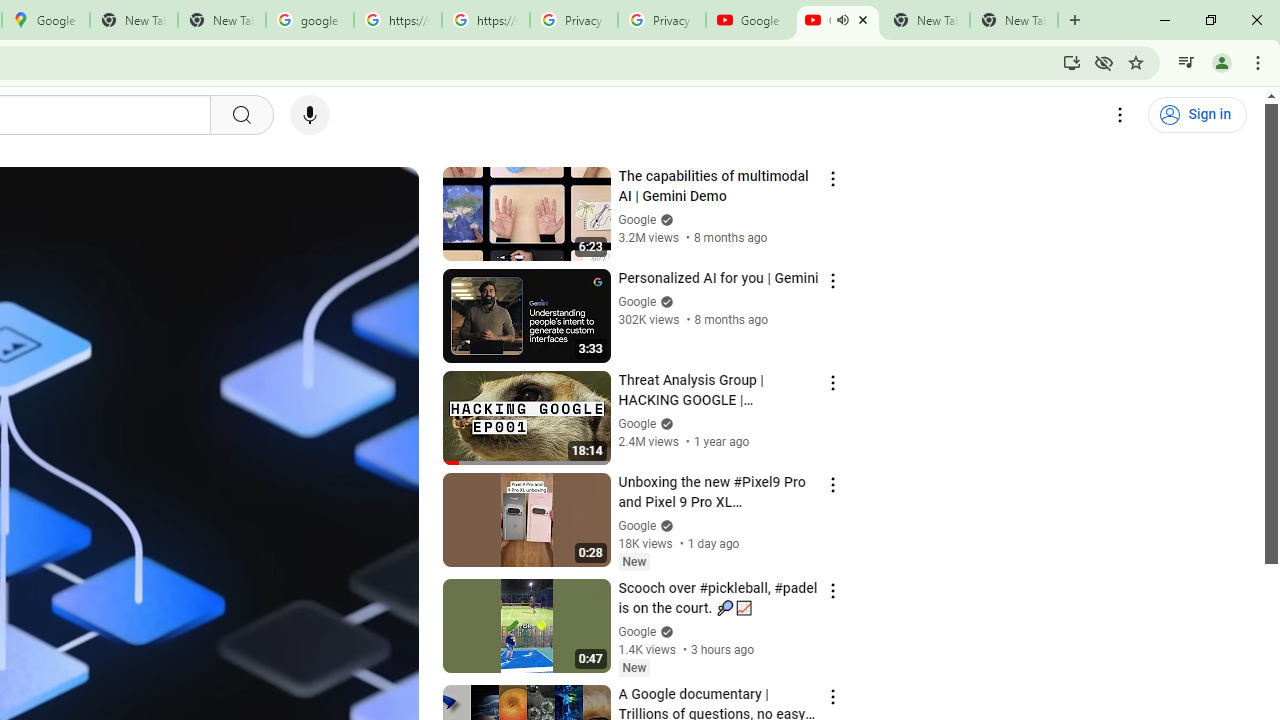 The height and width of the screenshot is (720, 1280). I want to click on 'Search with your voice', so click(308, 115).